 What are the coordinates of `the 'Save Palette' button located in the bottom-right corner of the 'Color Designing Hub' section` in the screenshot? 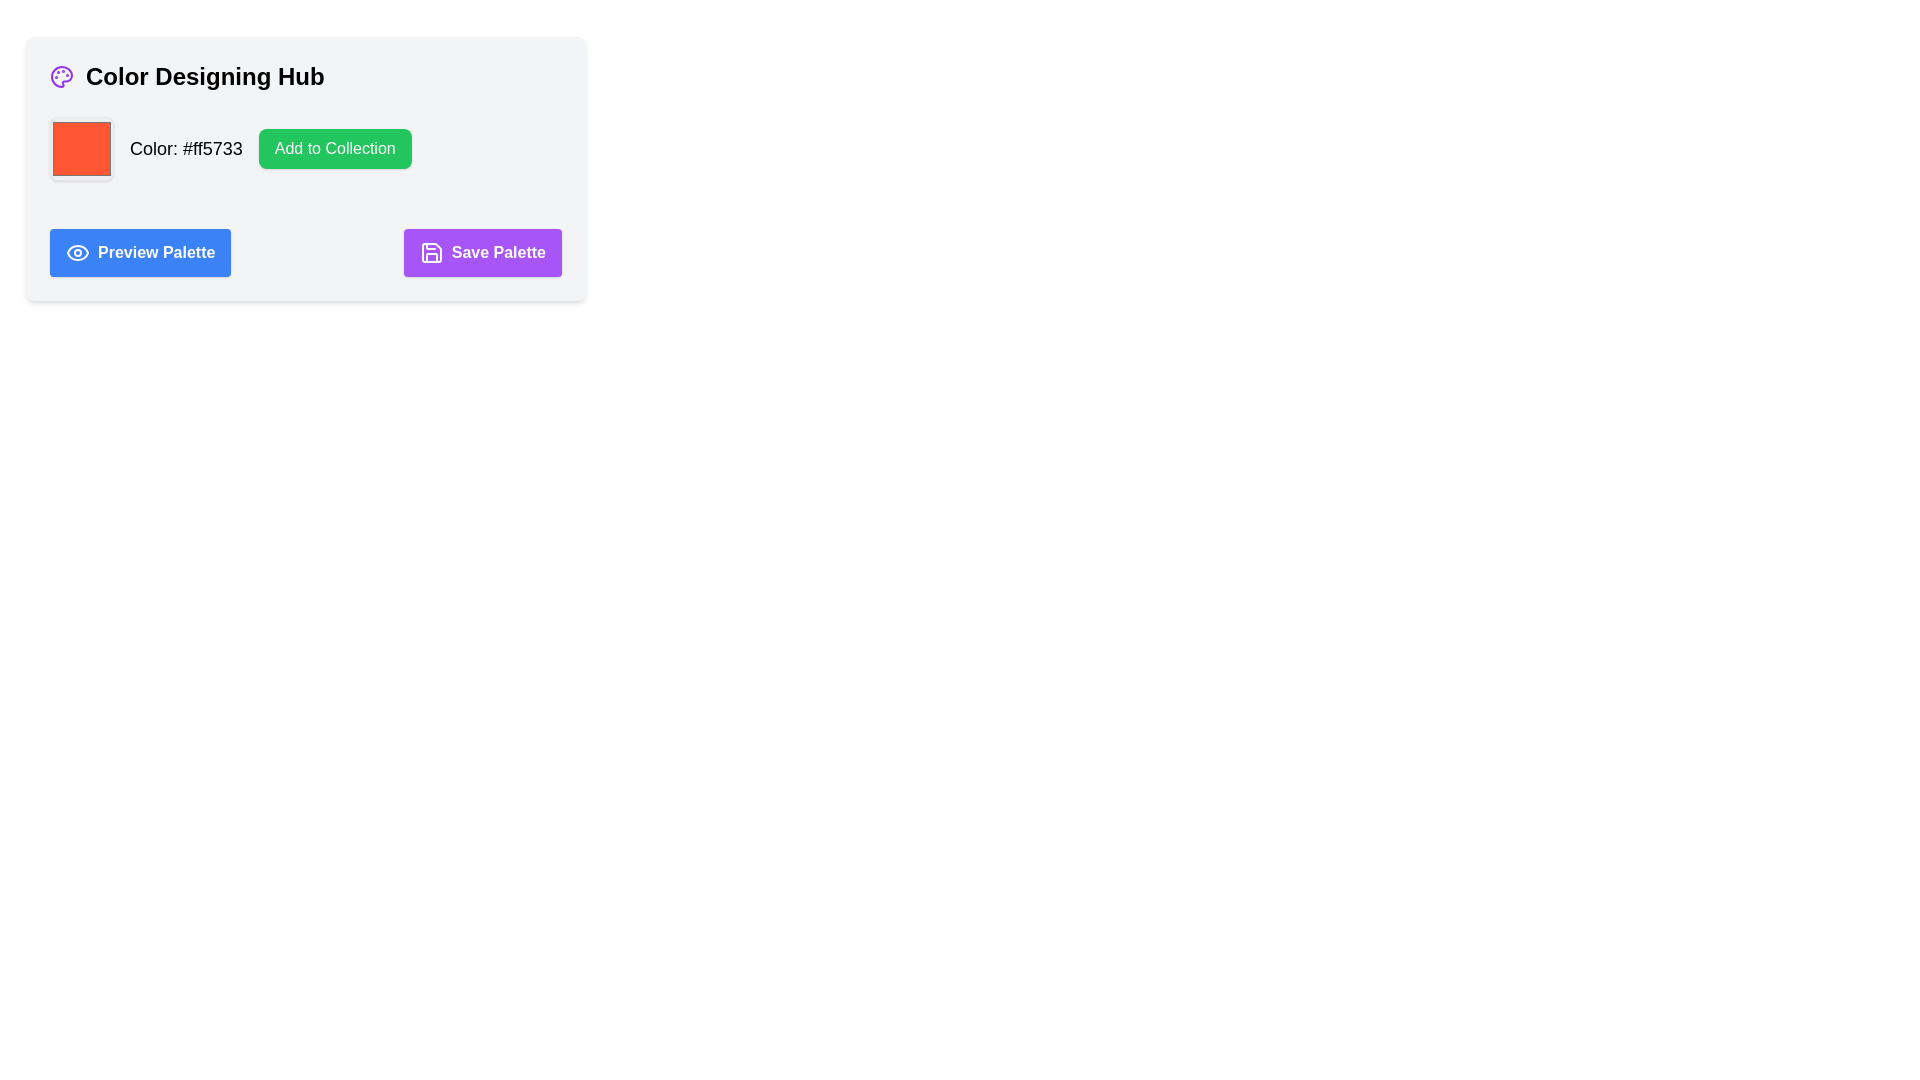 It's located at (482, 252).